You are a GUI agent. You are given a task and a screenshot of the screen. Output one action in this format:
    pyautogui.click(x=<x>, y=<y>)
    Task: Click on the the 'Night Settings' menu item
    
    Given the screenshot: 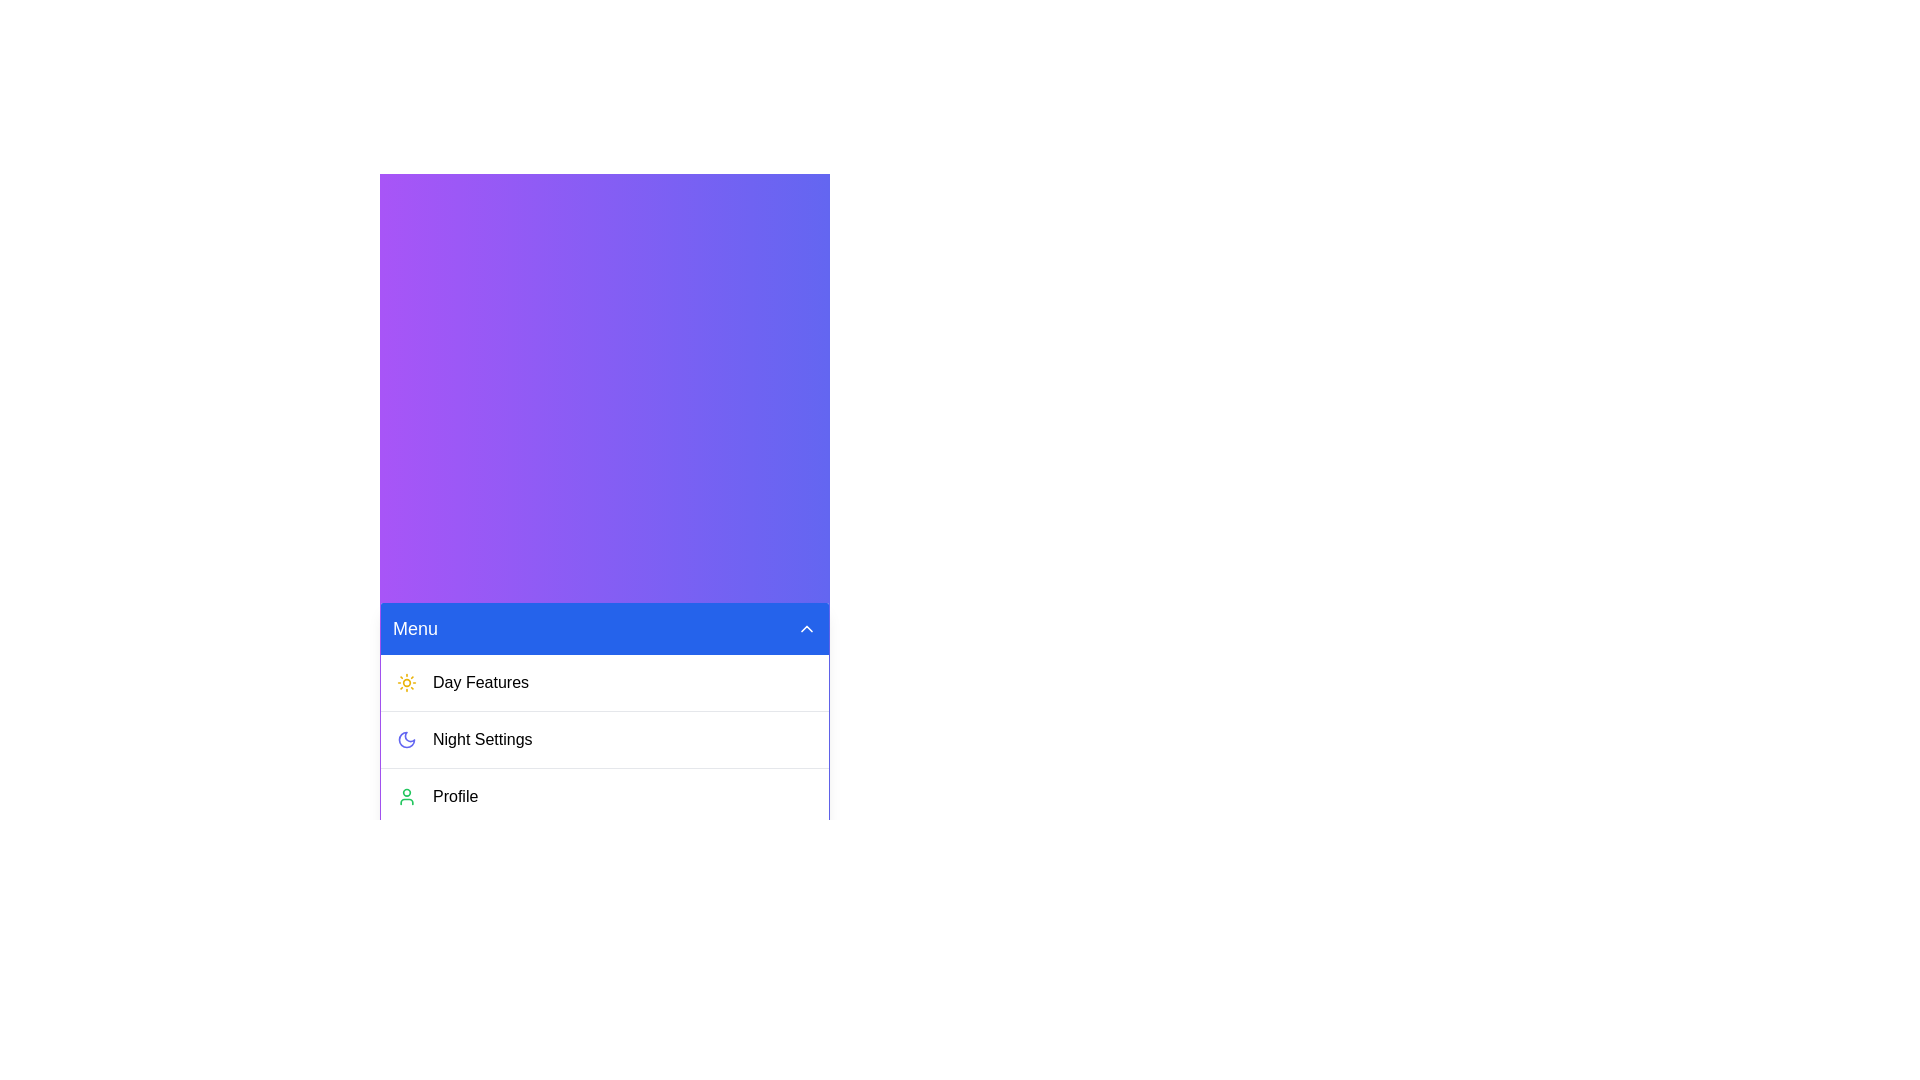 What is the action you would take?
    pyautogui.click(x=603, y=739)
    